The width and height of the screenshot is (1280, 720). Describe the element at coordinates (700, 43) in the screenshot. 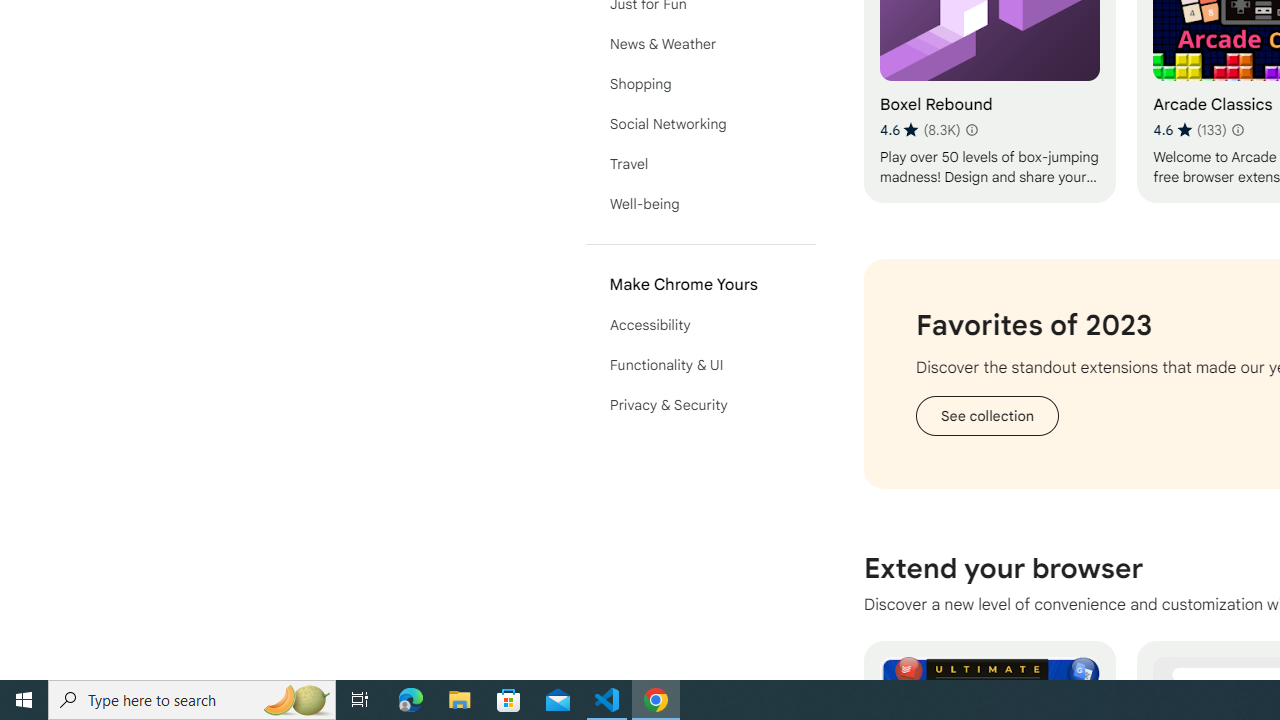

I see `'News & Weather'` at that location.